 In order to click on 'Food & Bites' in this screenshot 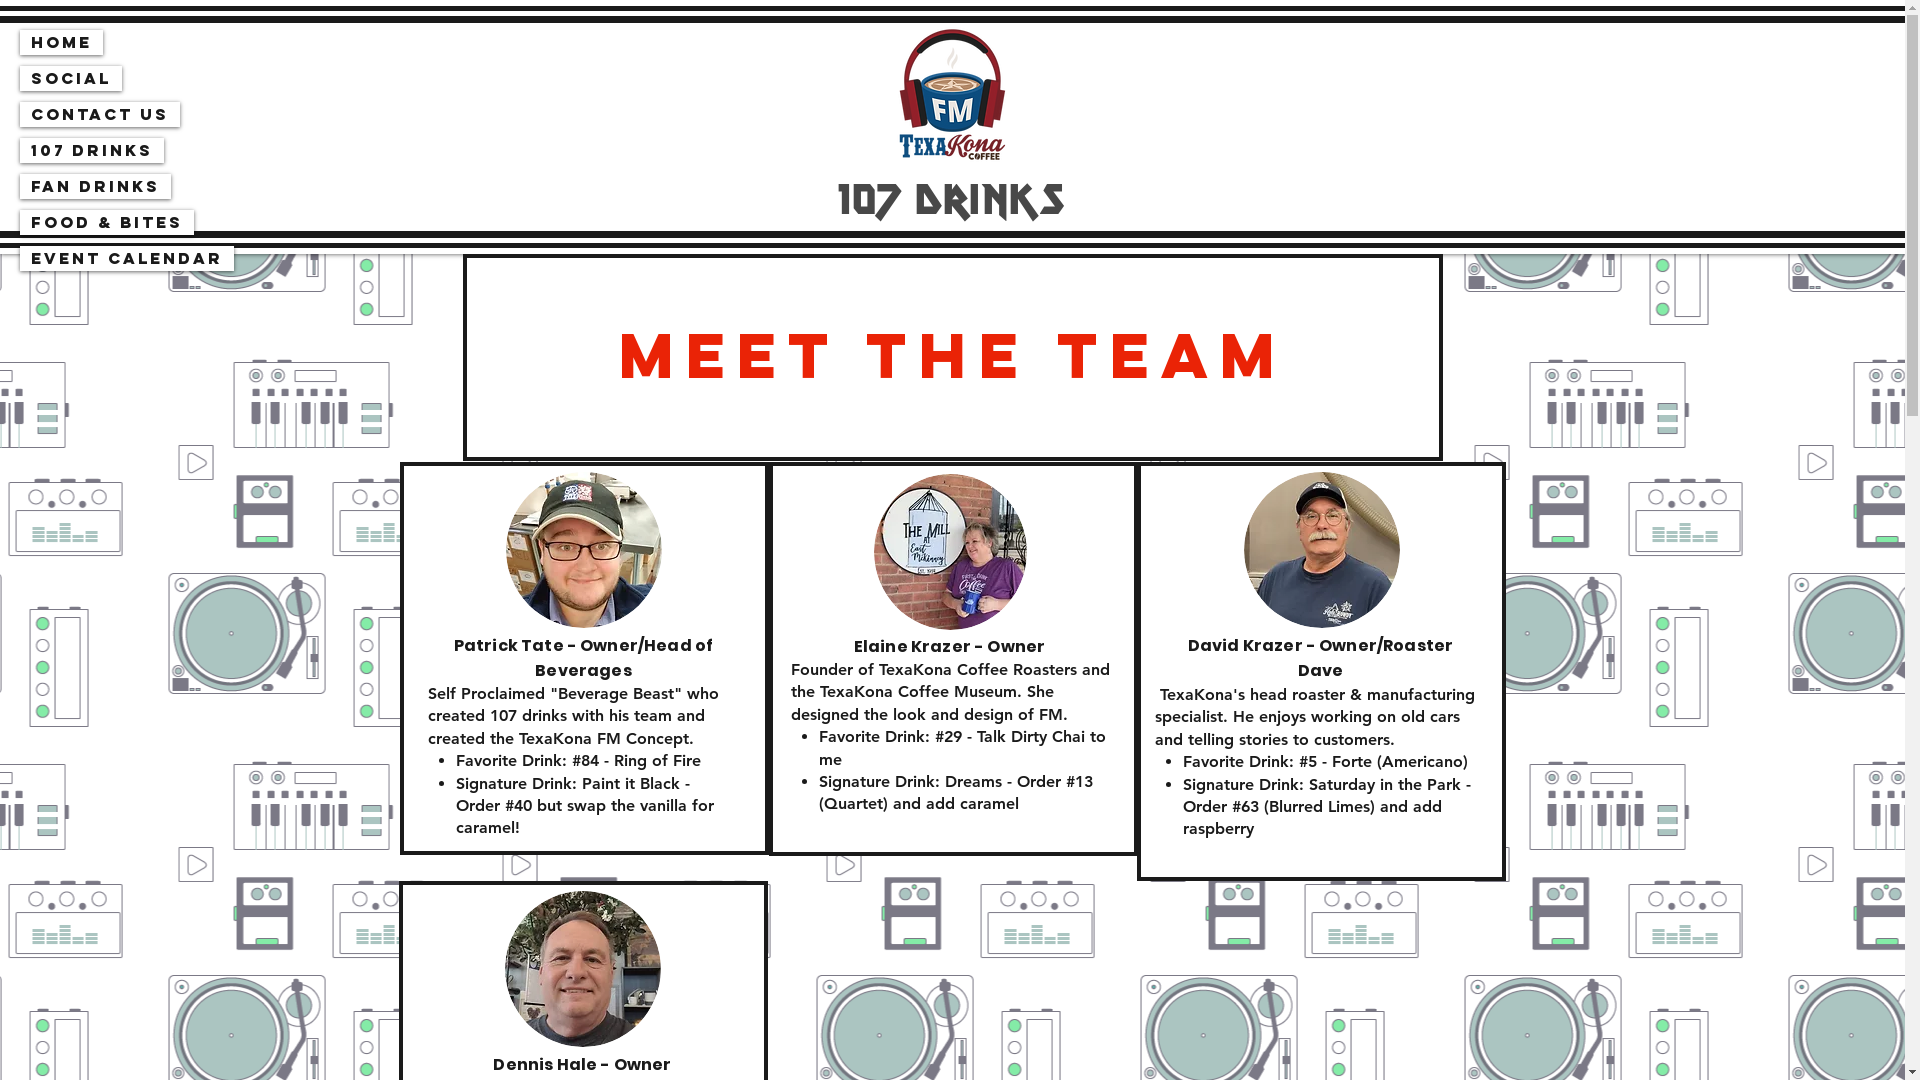, I will do `click(105, 222)`.